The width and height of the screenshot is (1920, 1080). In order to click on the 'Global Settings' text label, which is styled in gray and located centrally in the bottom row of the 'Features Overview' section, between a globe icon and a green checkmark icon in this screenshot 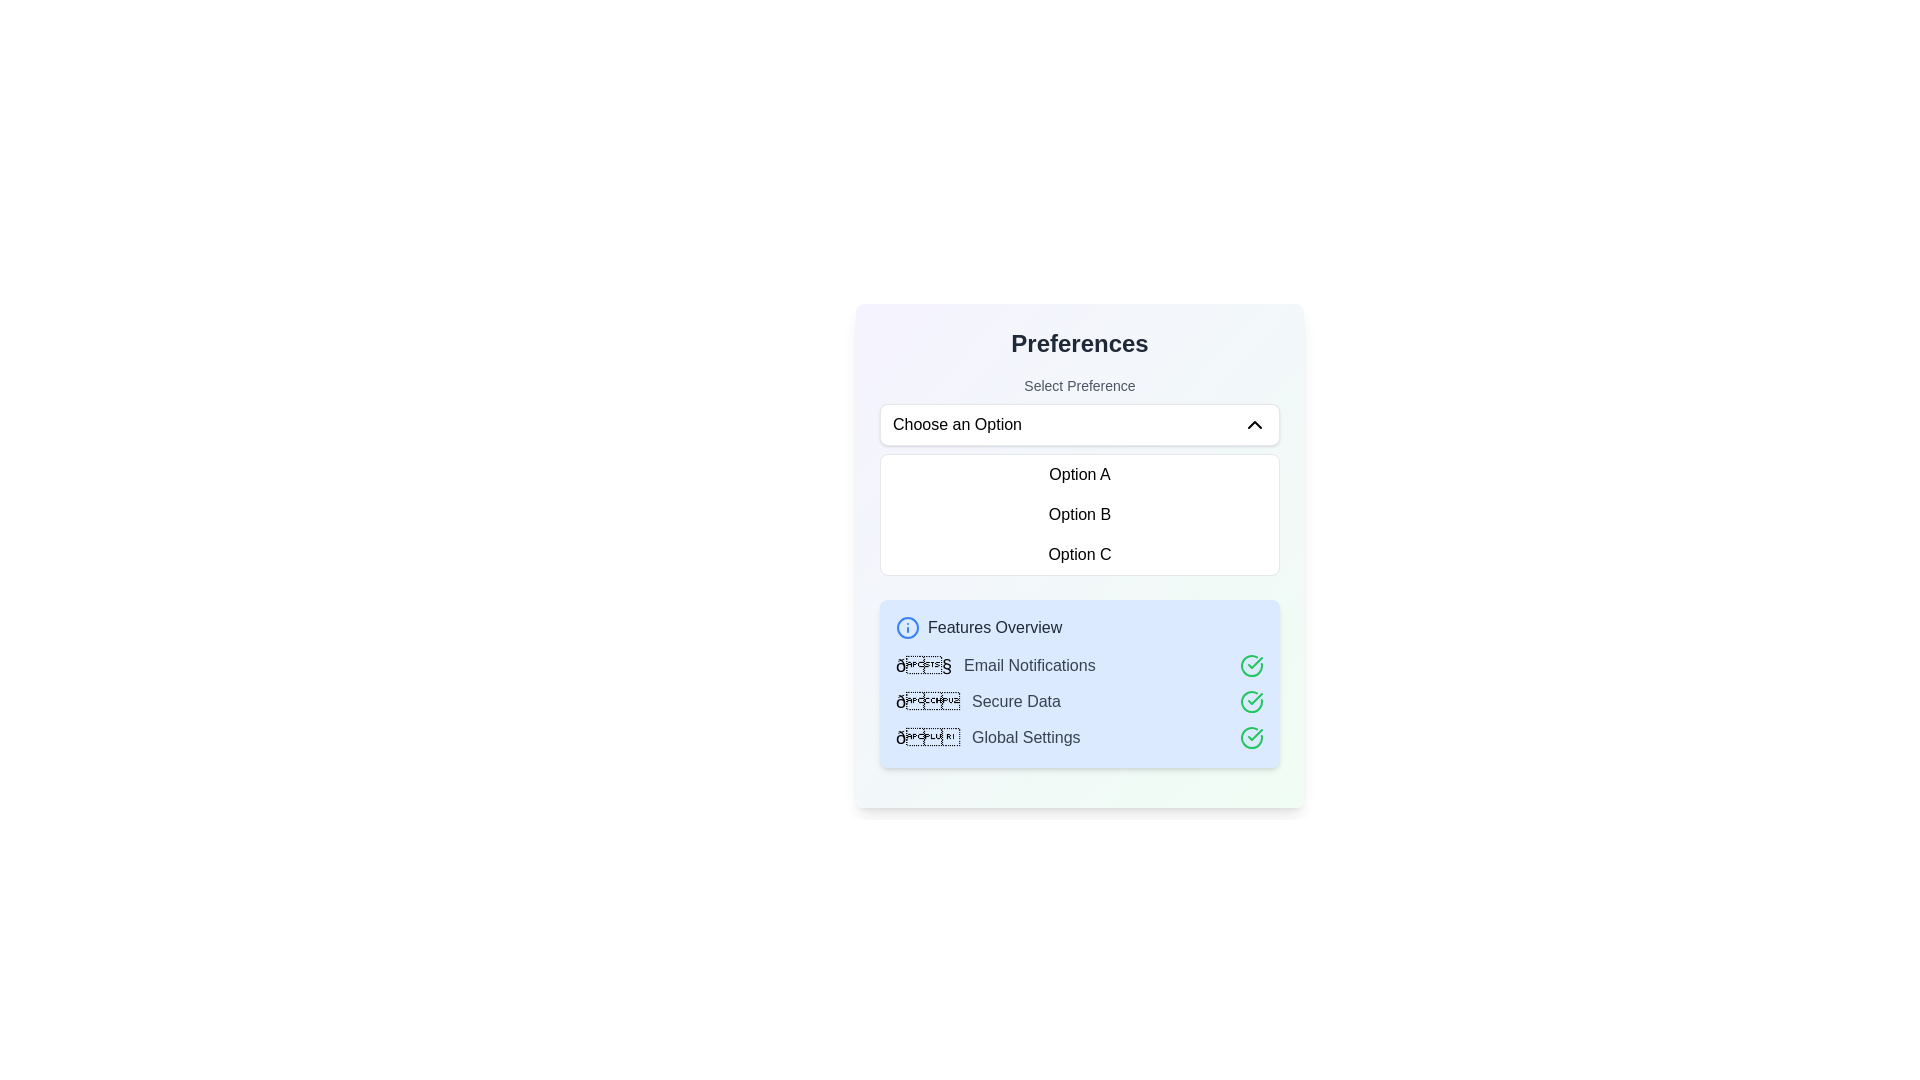, I will do `click(1026, 737)`.